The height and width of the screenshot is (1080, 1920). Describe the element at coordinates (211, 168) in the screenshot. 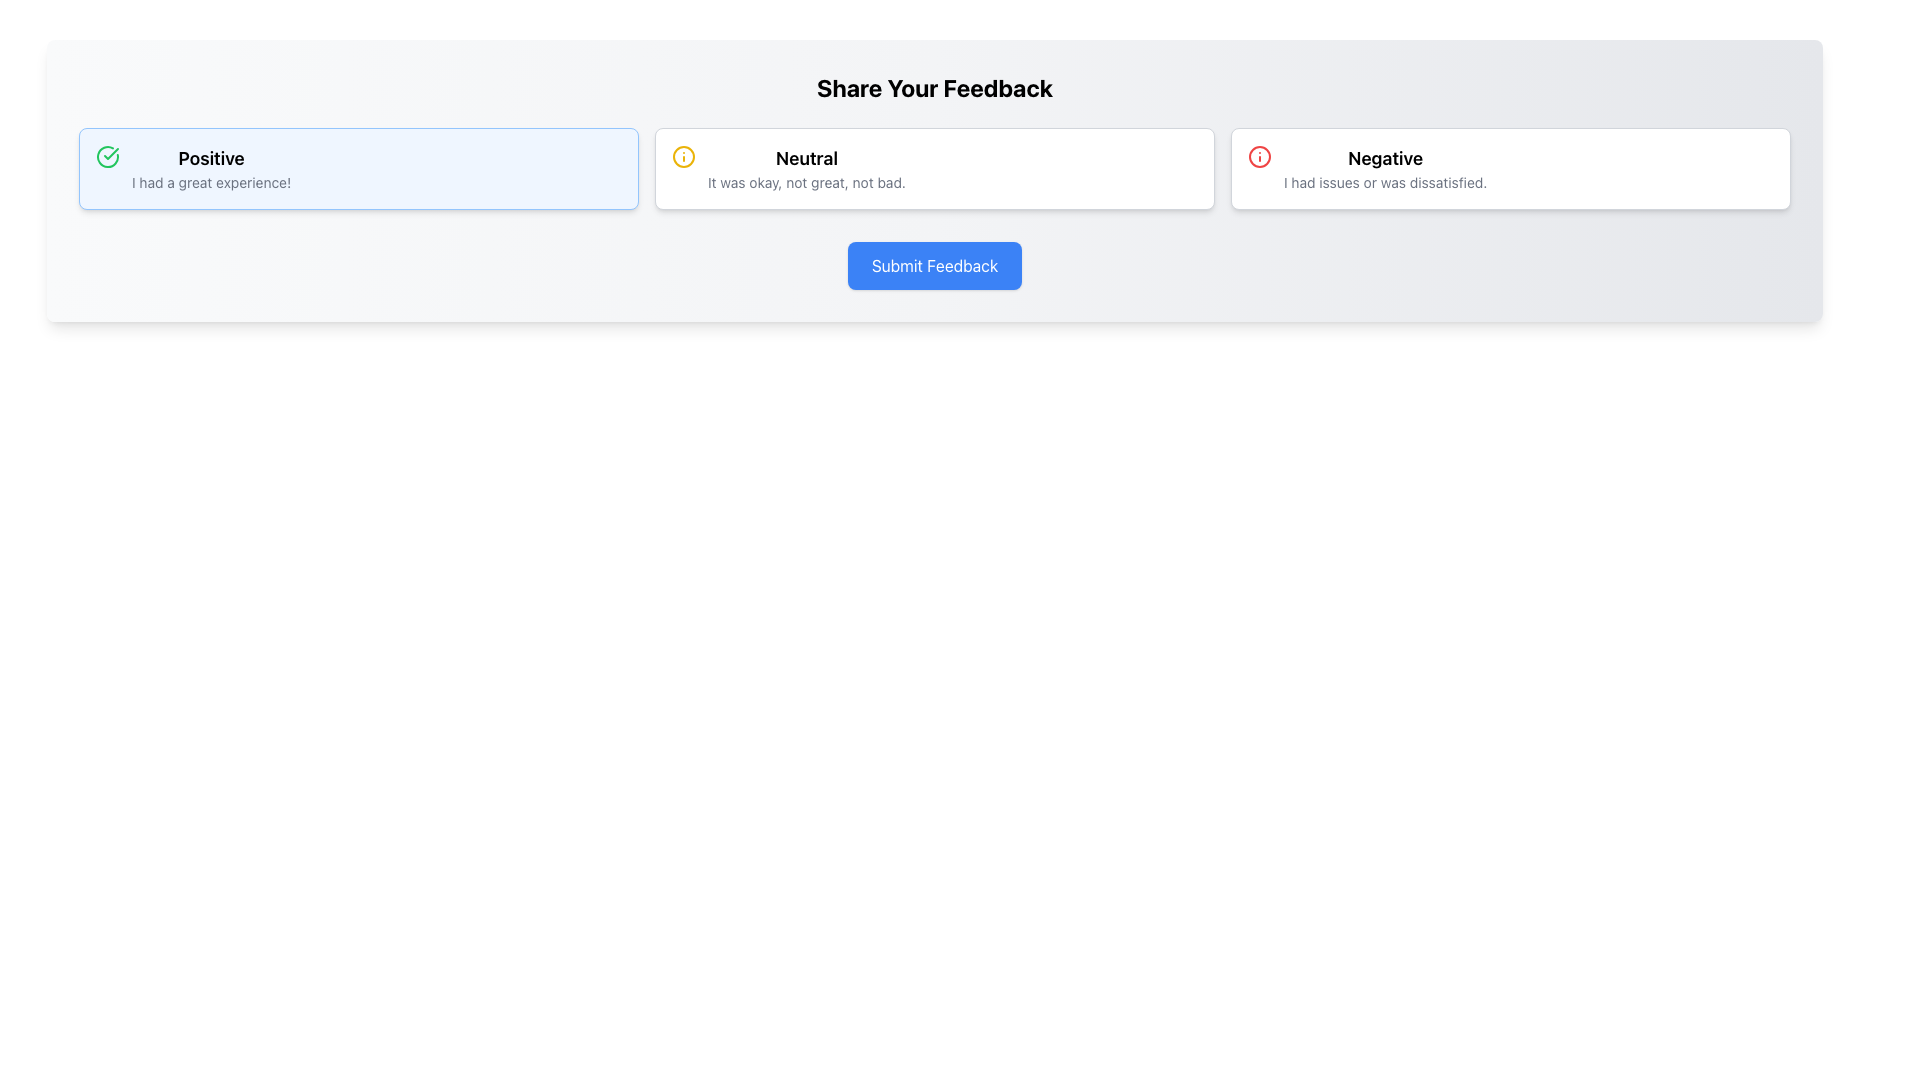

I see `the positive feedback text group located in the central region of the leftmost interactive card within a three-card feedback section` at that location.